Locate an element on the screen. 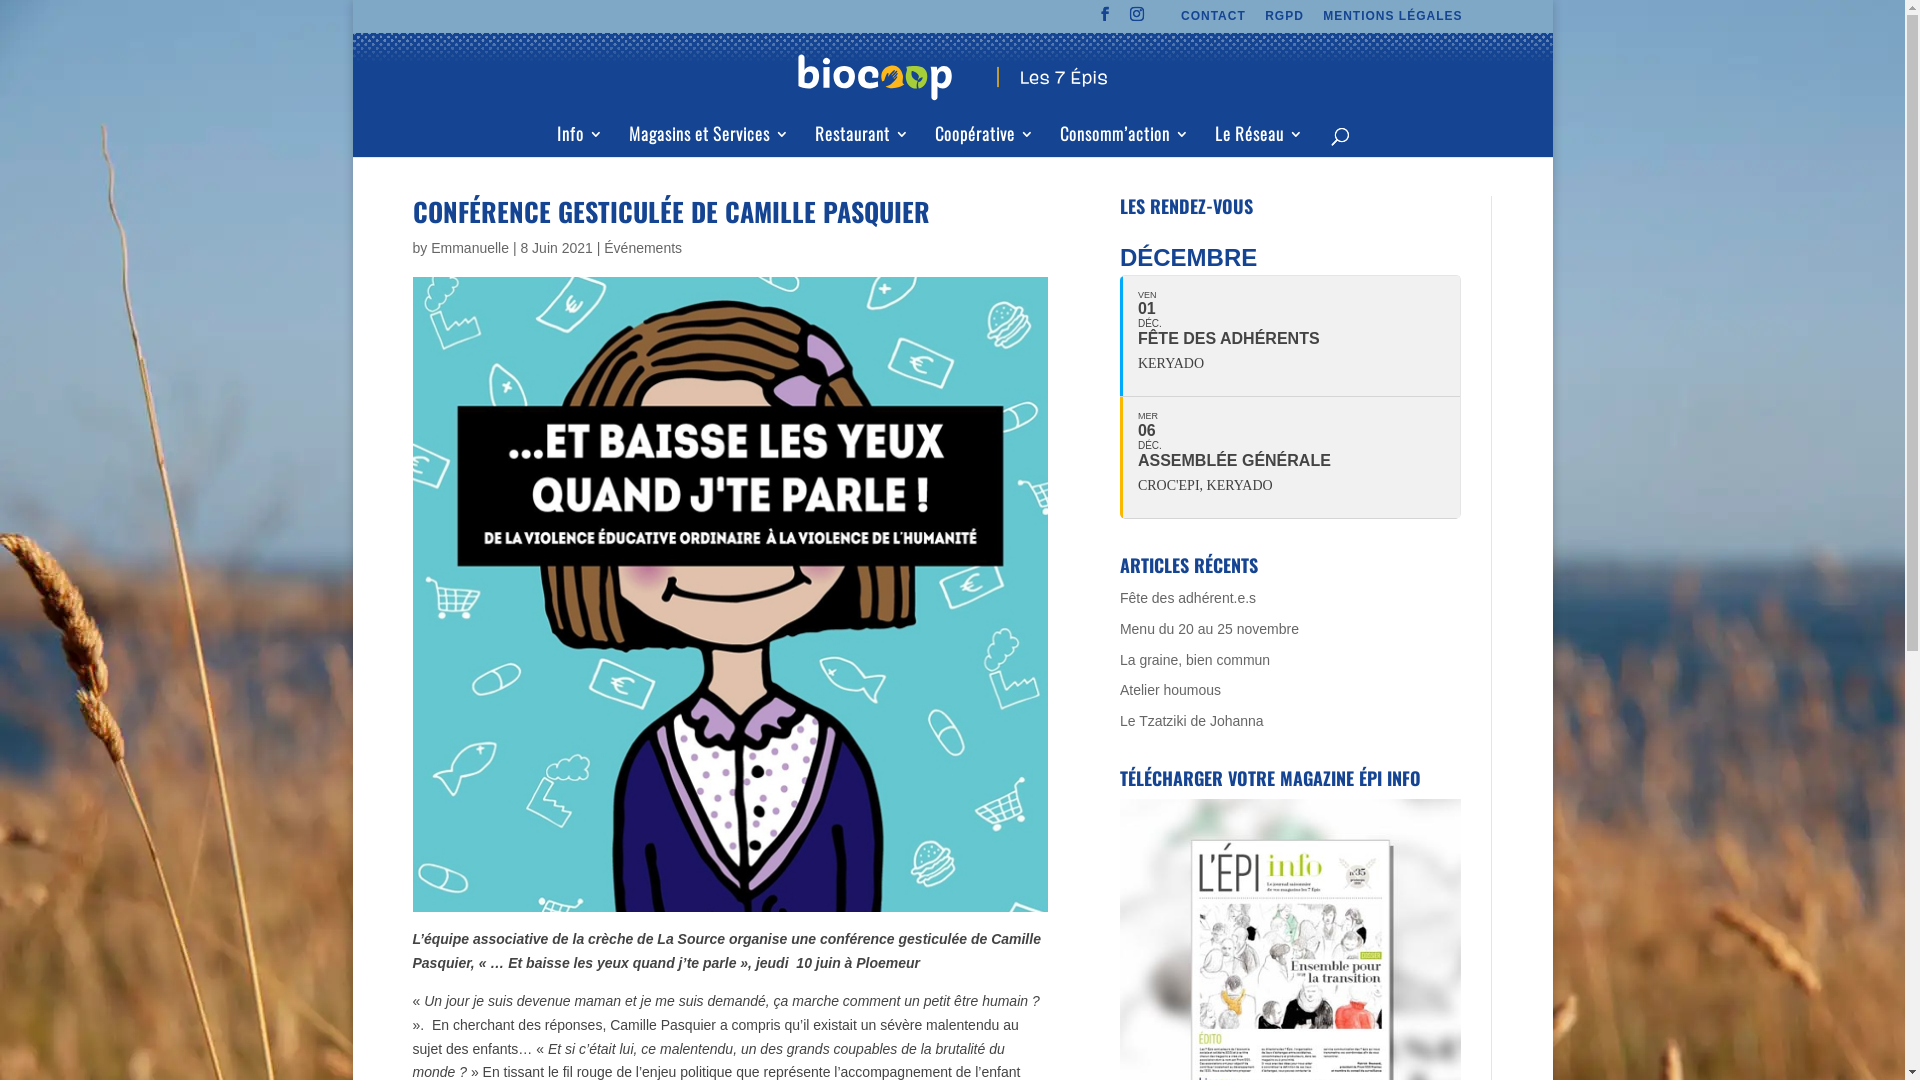 This screenshot has width=1920, height=1080. 'Info' is located at coordinates (578, 140).